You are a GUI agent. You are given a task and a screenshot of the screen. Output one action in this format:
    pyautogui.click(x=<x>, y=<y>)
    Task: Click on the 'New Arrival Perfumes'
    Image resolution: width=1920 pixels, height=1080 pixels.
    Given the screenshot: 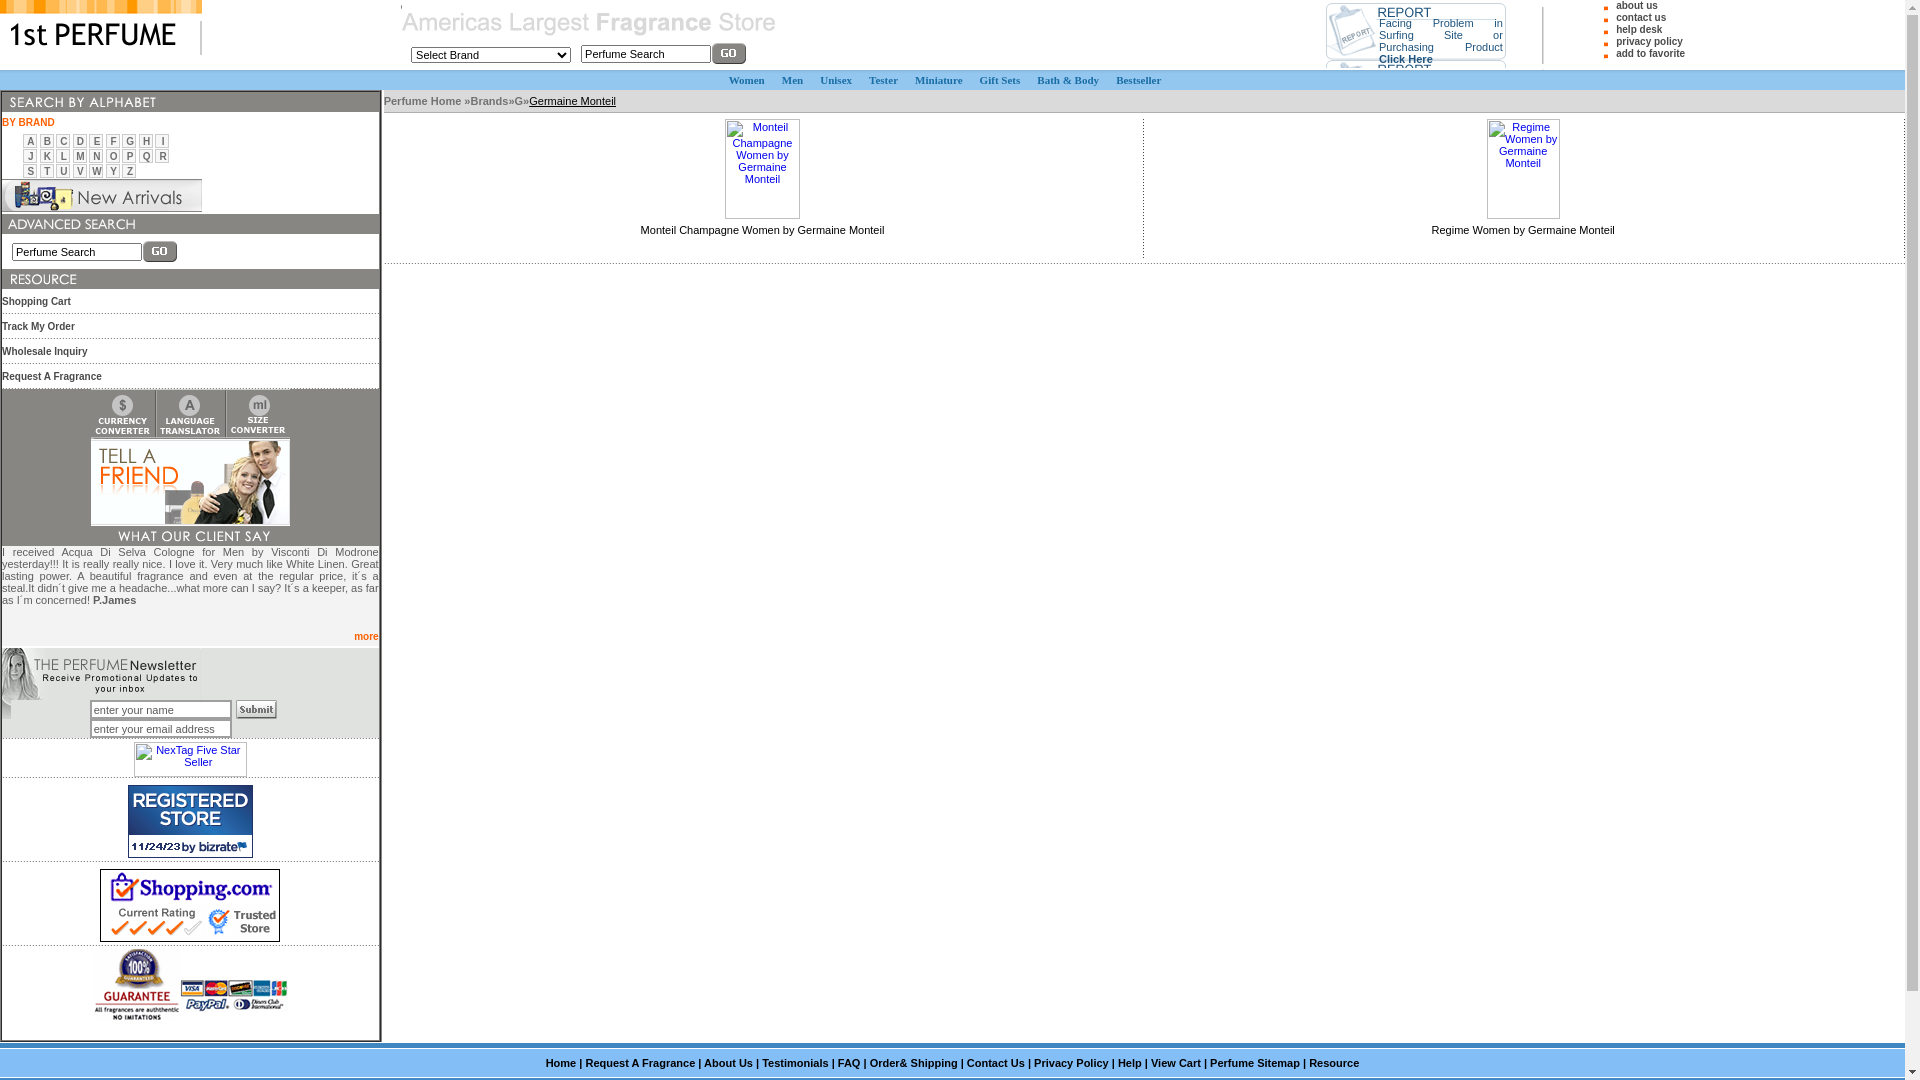 What is the action you would take?
    pyautogui.click(x=100, y=195)
    